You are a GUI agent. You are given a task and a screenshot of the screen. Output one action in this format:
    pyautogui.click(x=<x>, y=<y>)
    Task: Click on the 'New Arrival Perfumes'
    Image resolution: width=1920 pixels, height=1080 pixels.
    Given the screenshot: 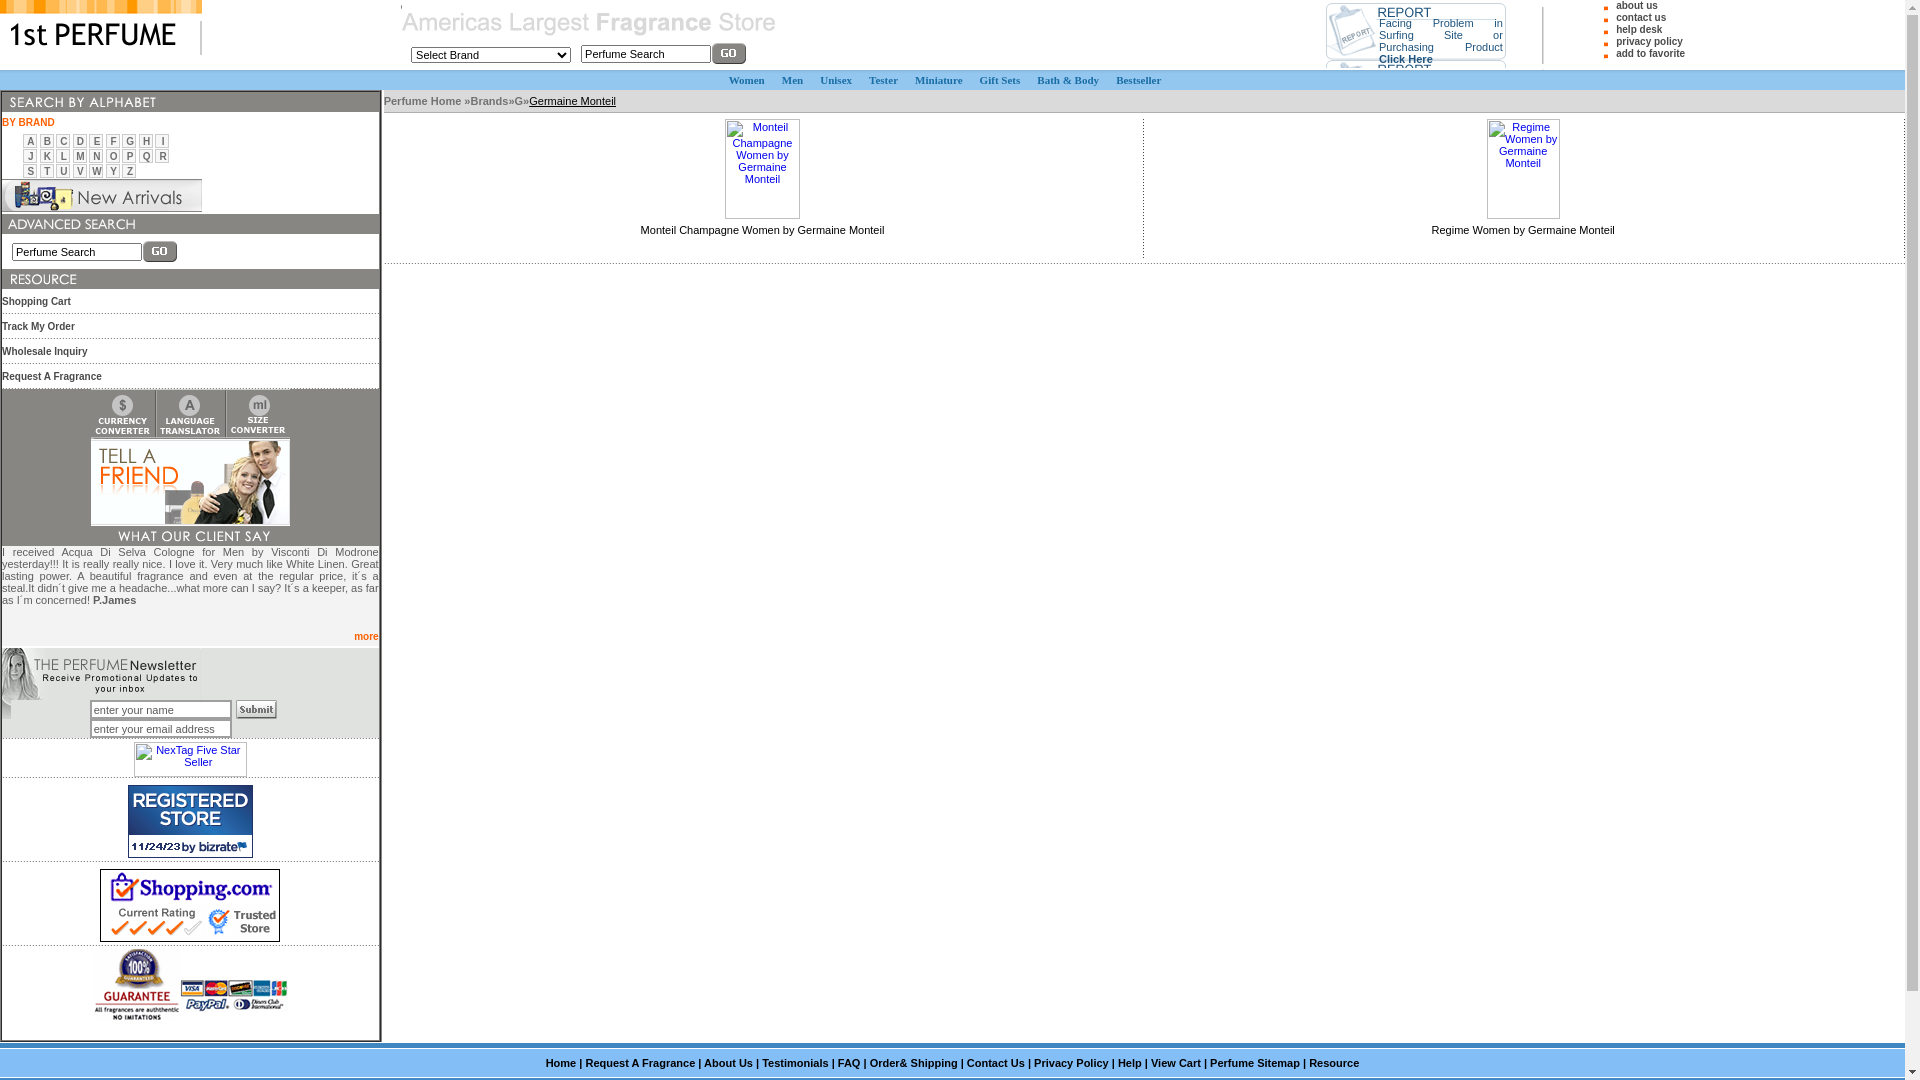 What is the action you would take?
    pyautogui.click(x=100, y=195)
    